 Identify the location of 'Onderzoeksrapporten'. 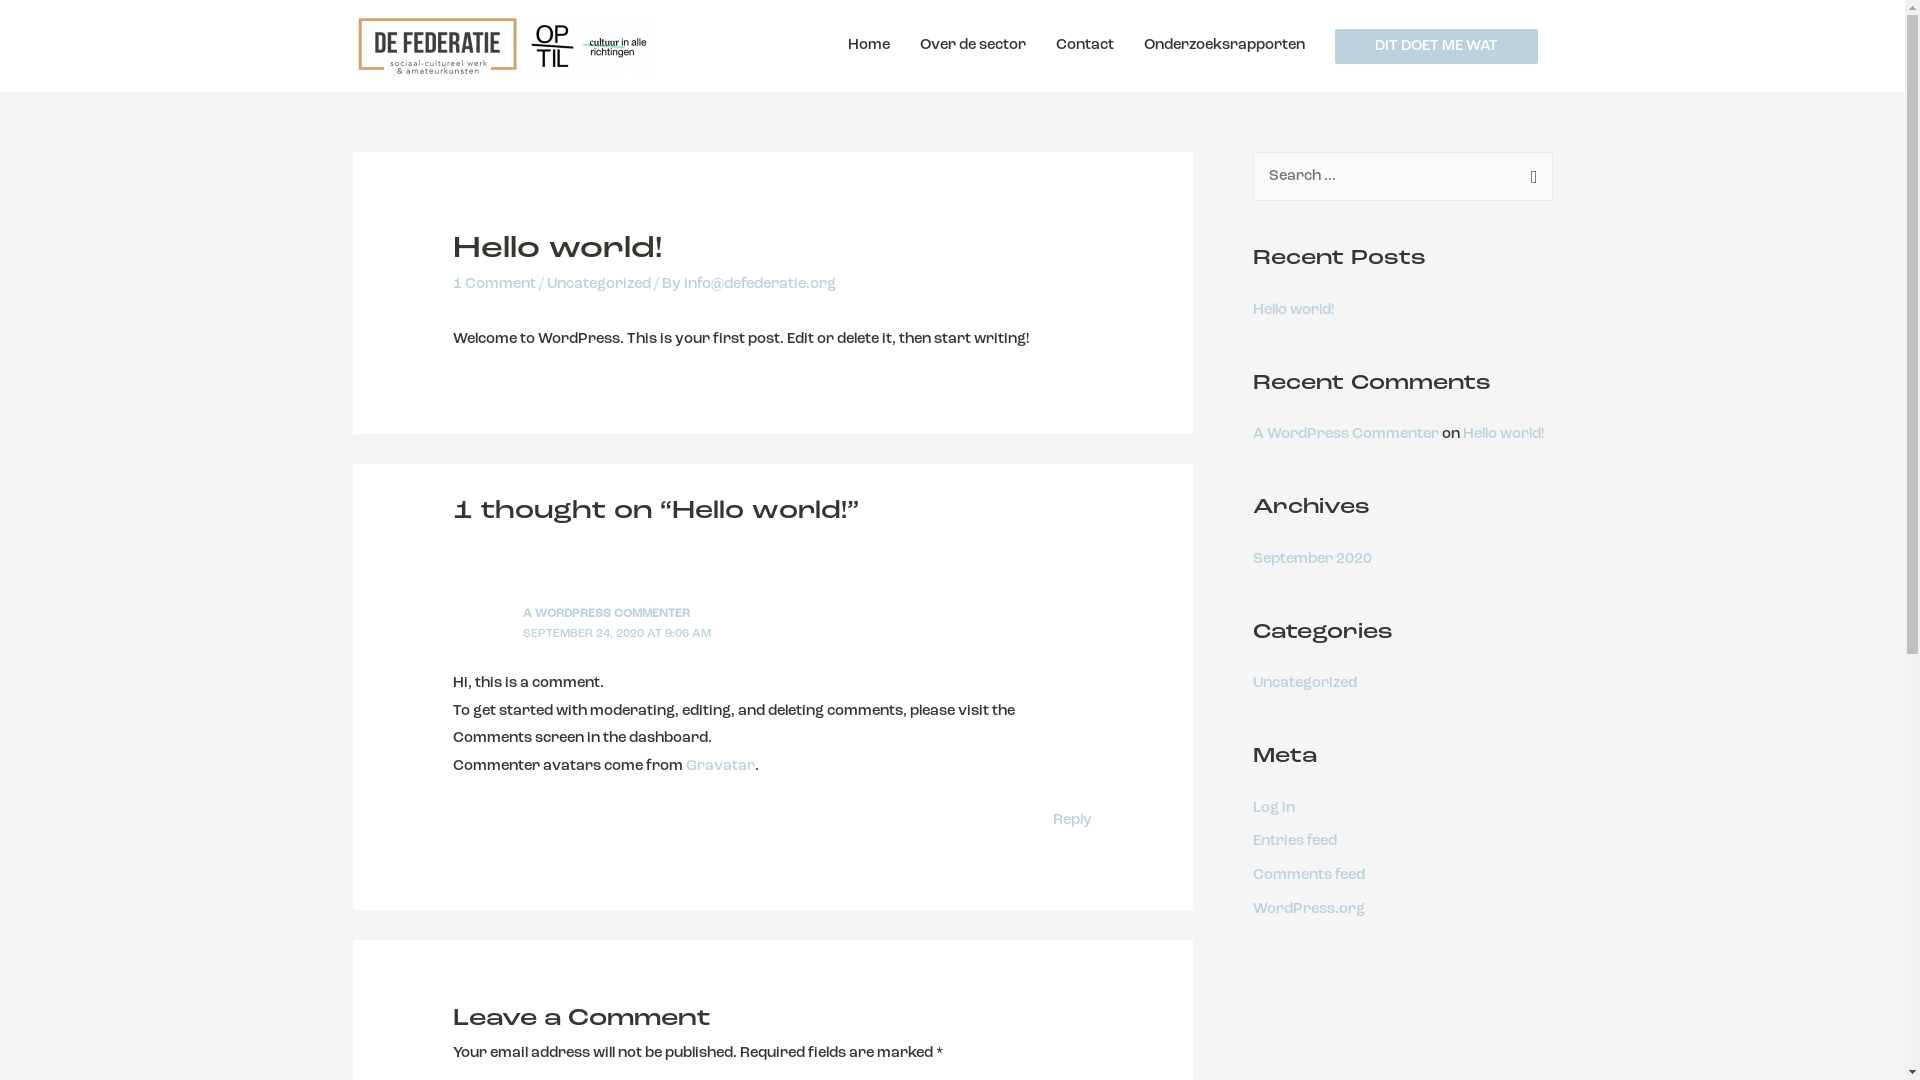
(1128, 45).